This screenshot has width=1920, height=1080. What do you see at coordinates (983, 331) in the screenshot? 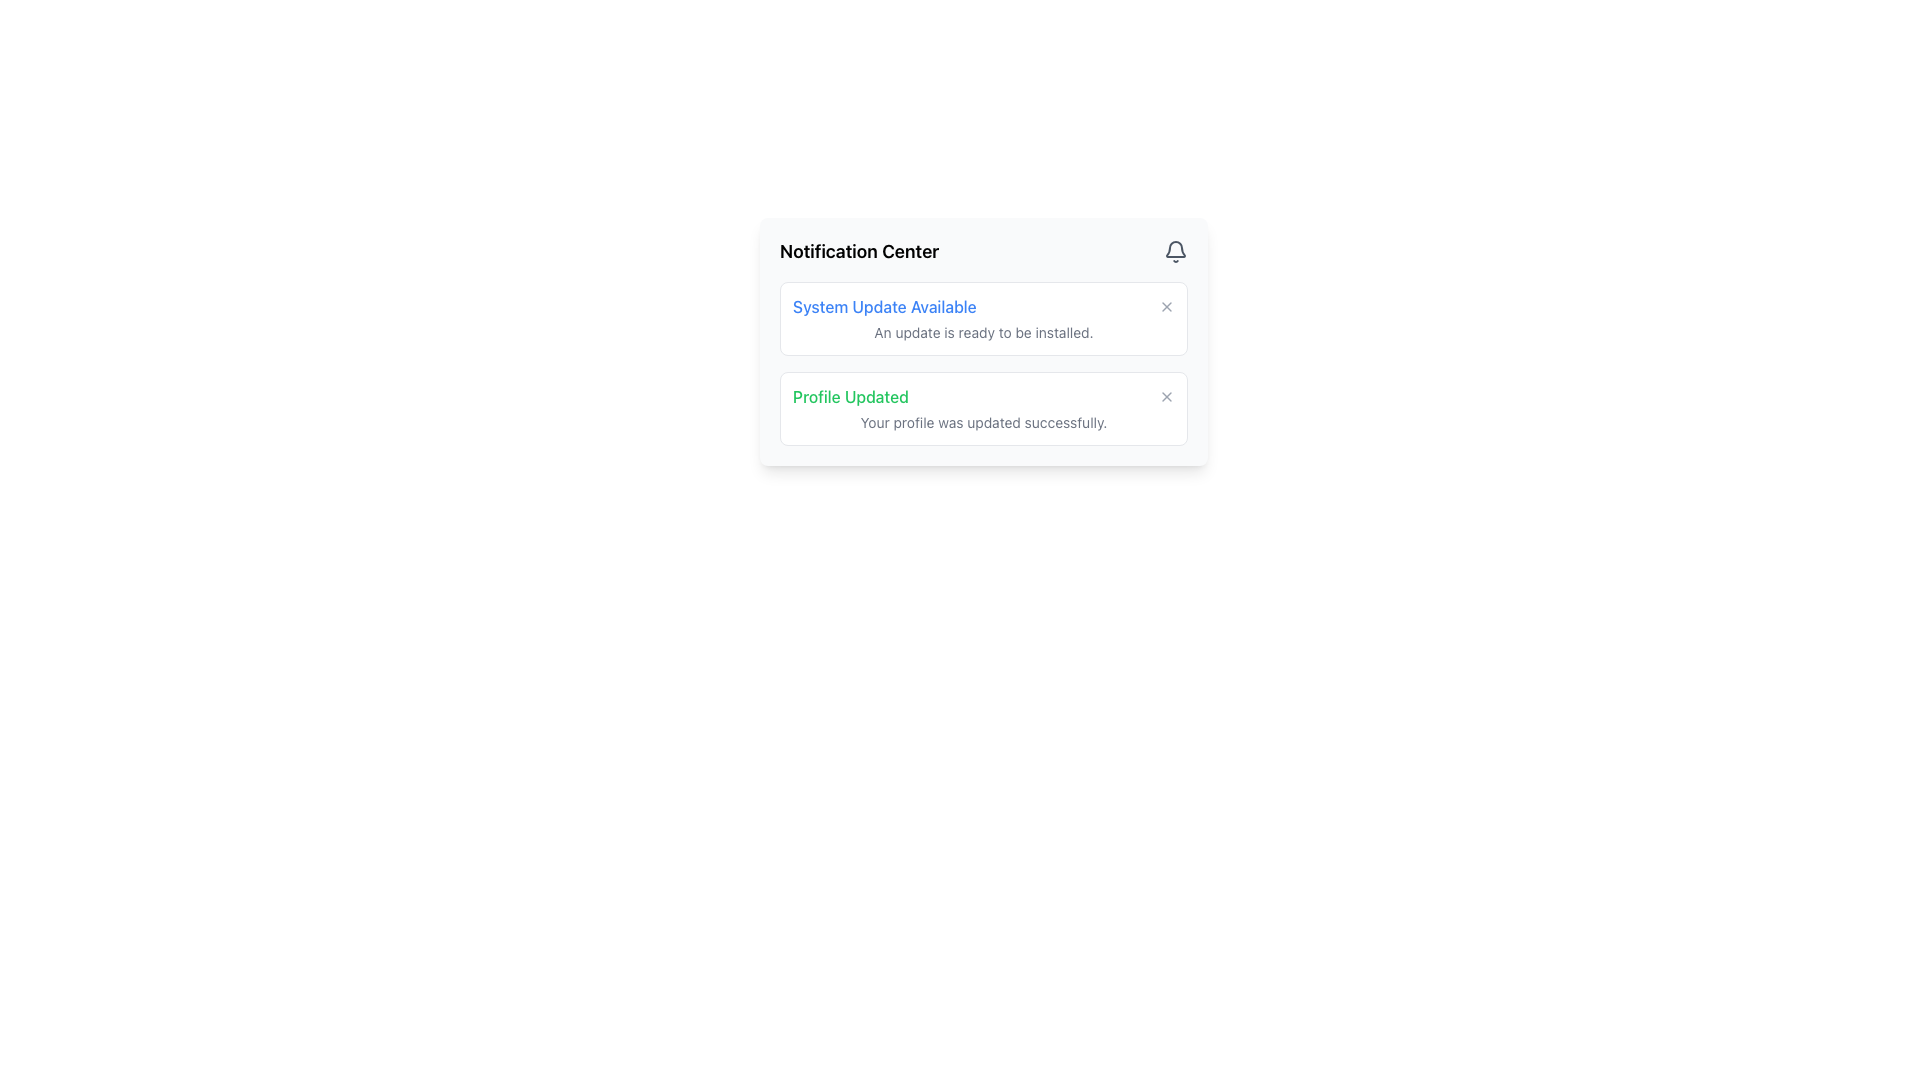
I see `descriptive text of the 'System Update Available' notification located below the heading in the notification center` at bounding box center [983, 331].